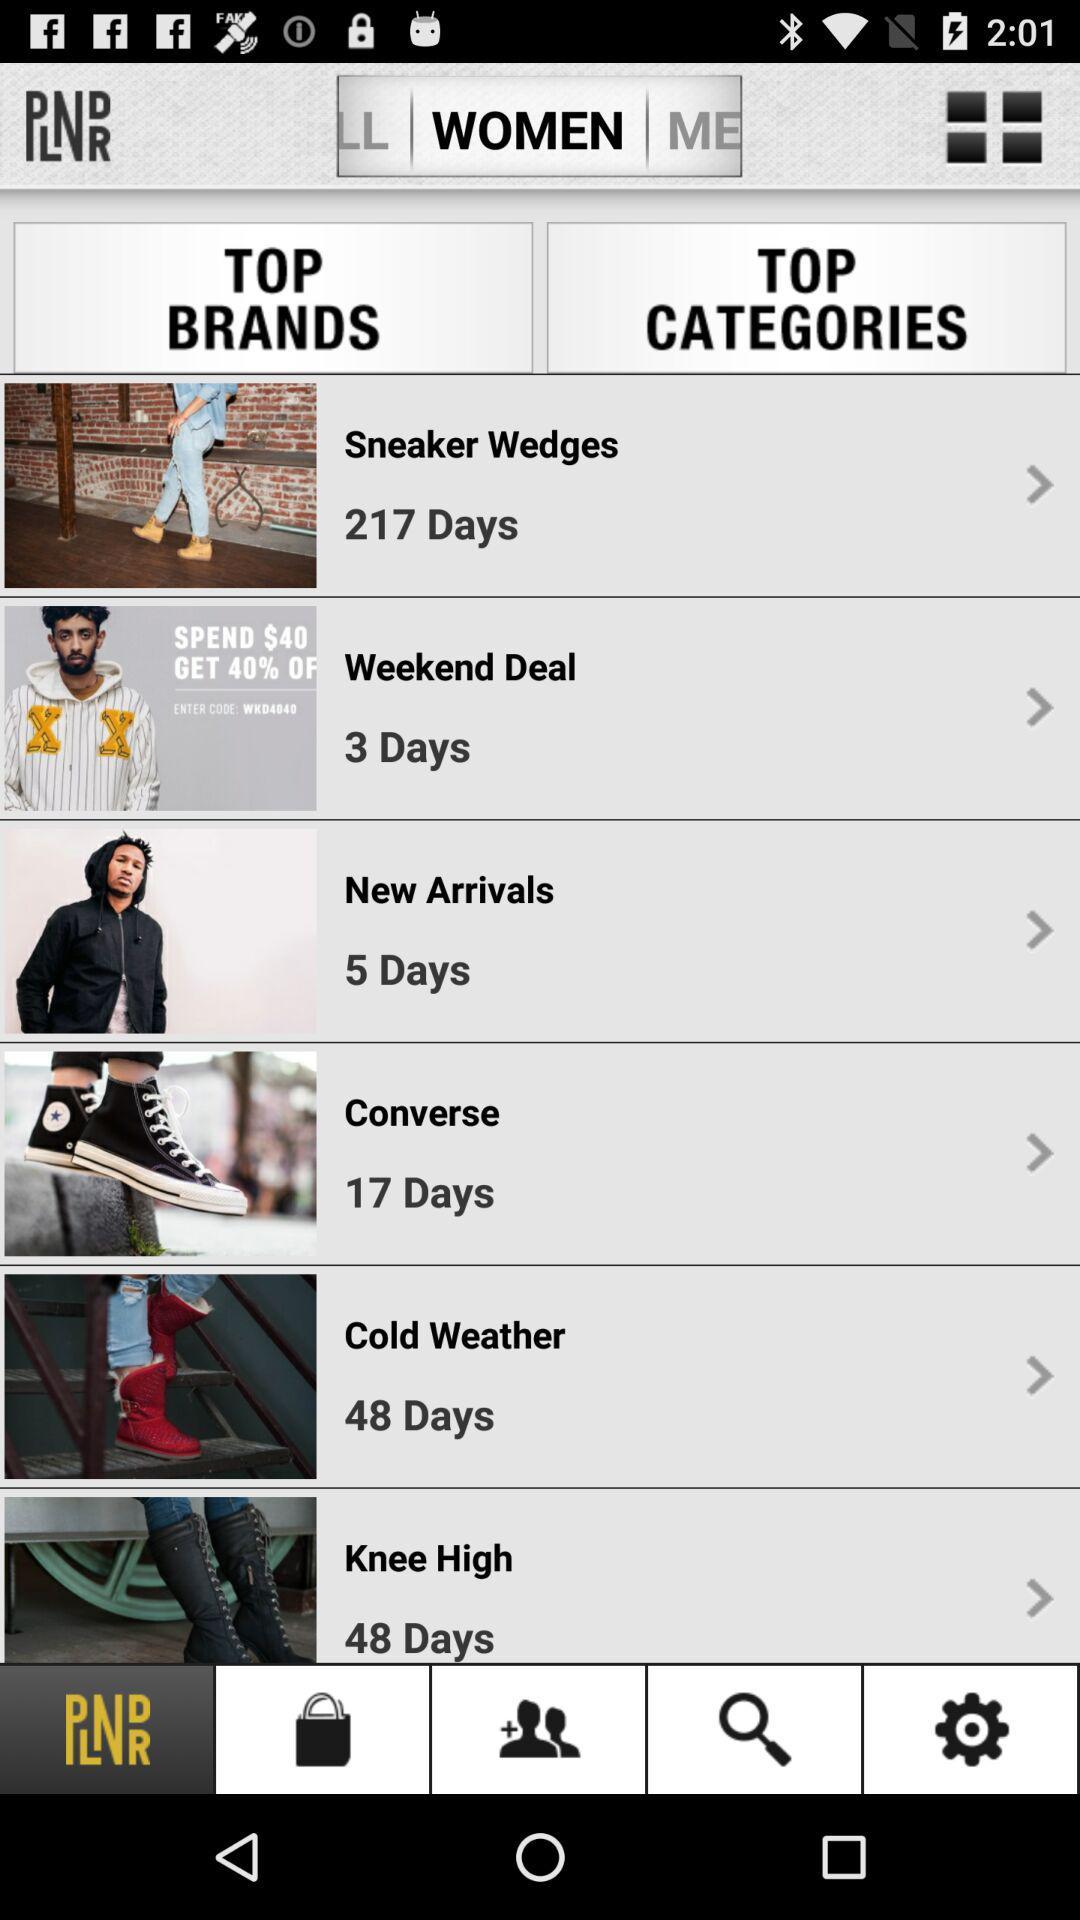 The image size is (1080, 1920). I want to click on the second arrow button in the page, so click(1038, 708).